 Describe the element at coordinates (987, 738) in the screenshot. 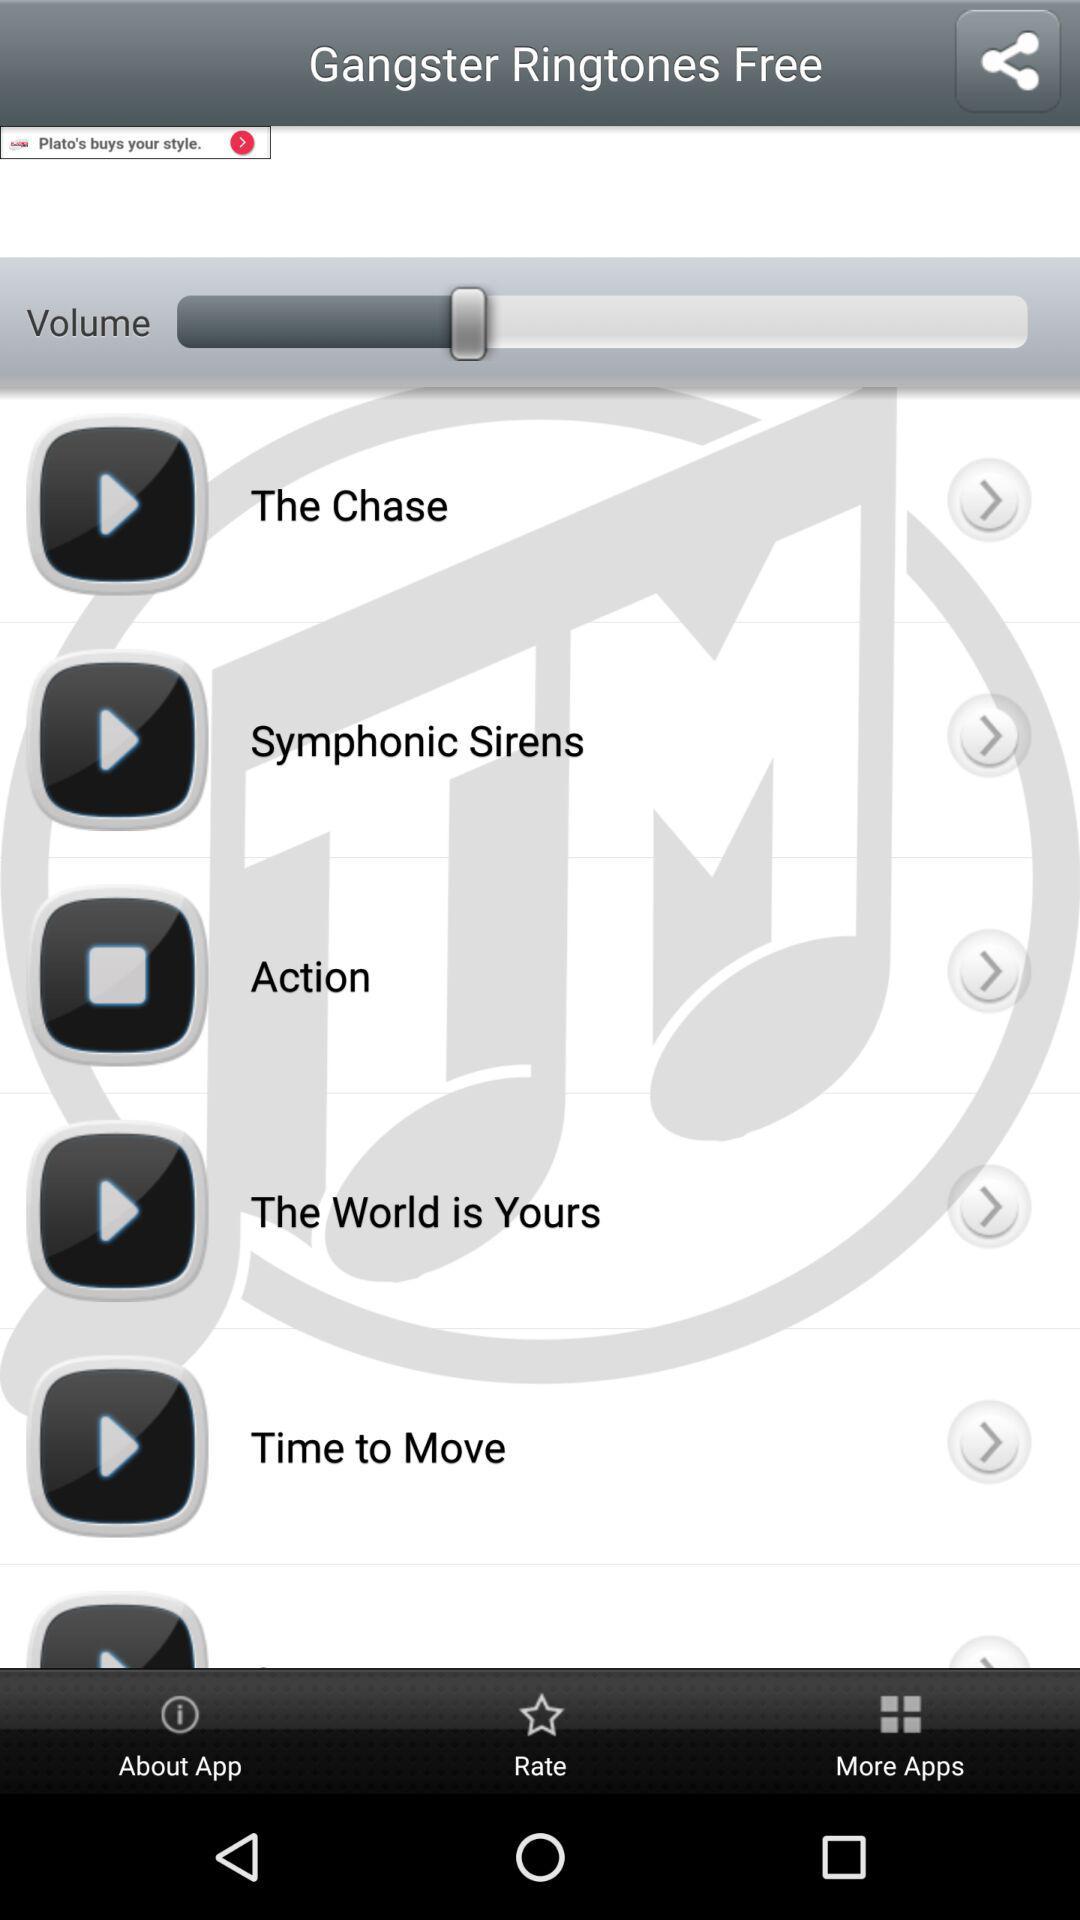

I see `forward` at that location.